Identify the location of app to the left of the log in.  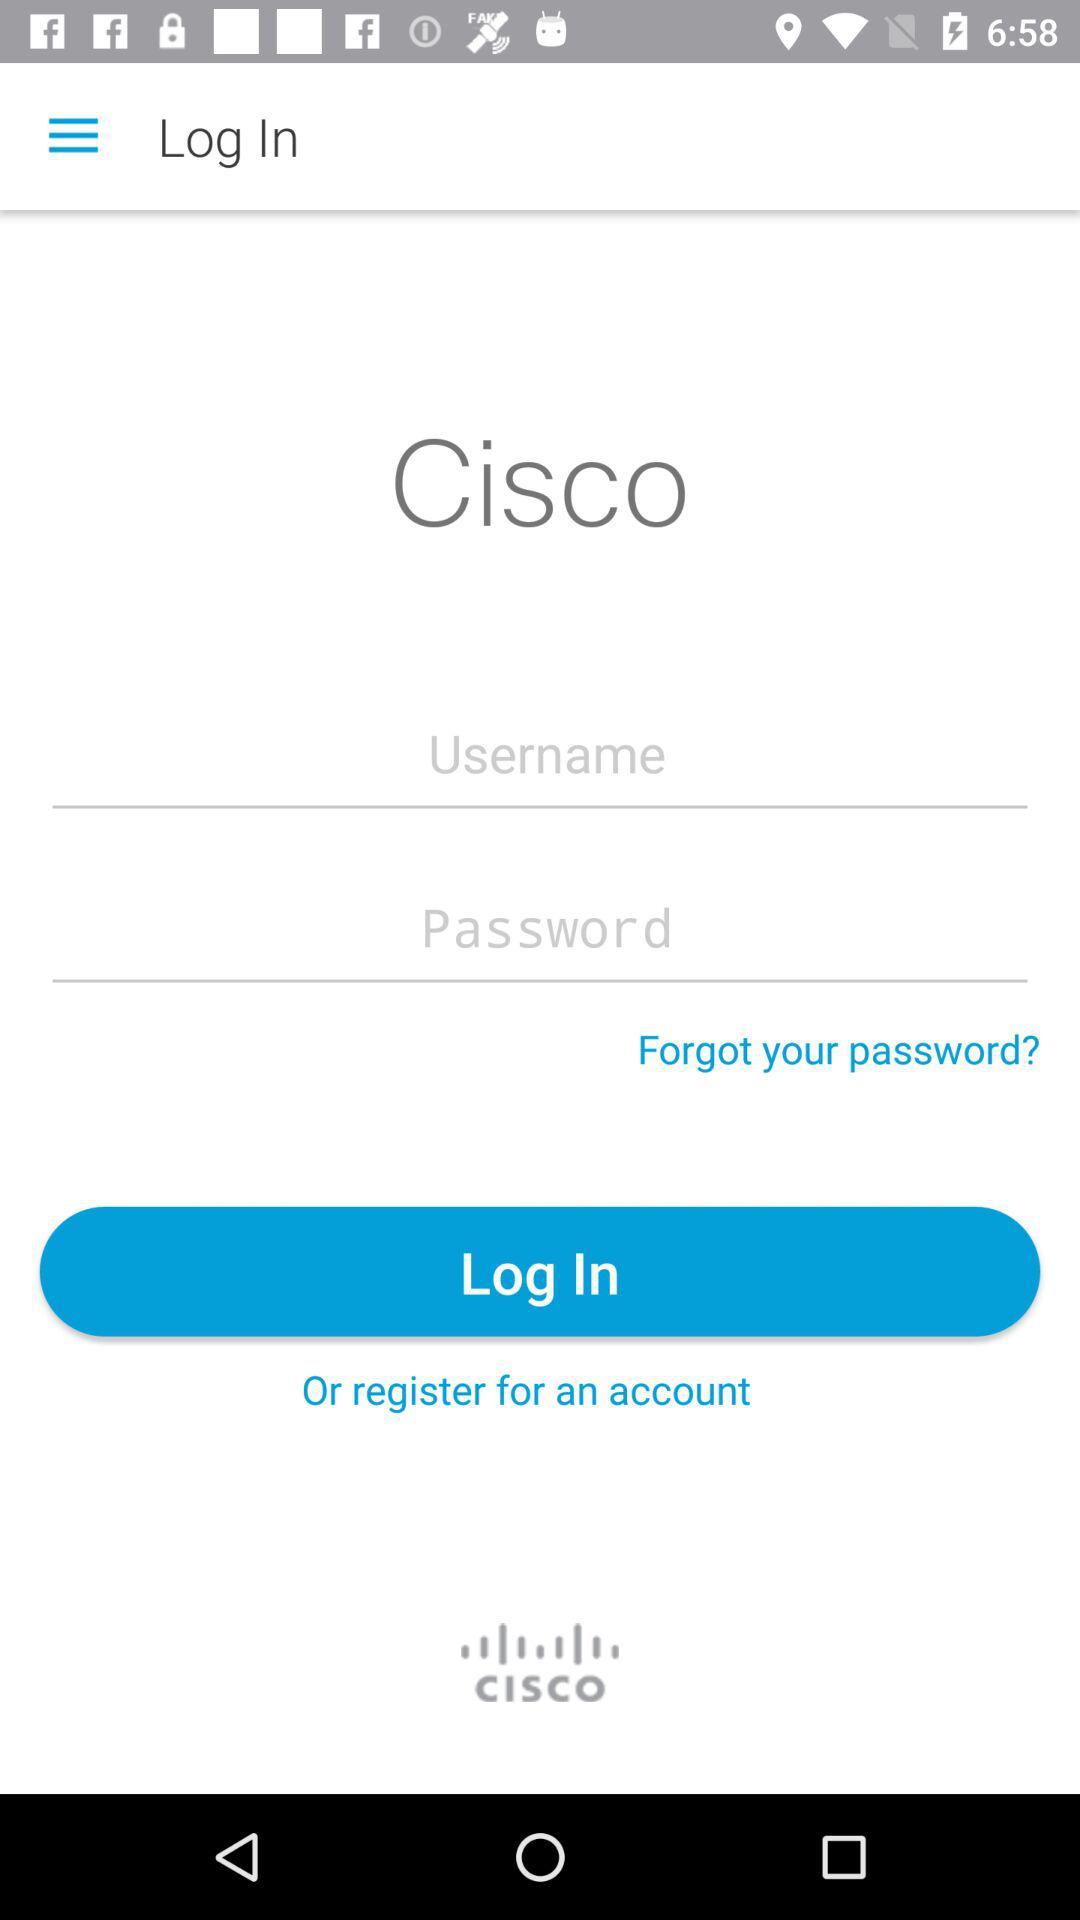
(72, 135).